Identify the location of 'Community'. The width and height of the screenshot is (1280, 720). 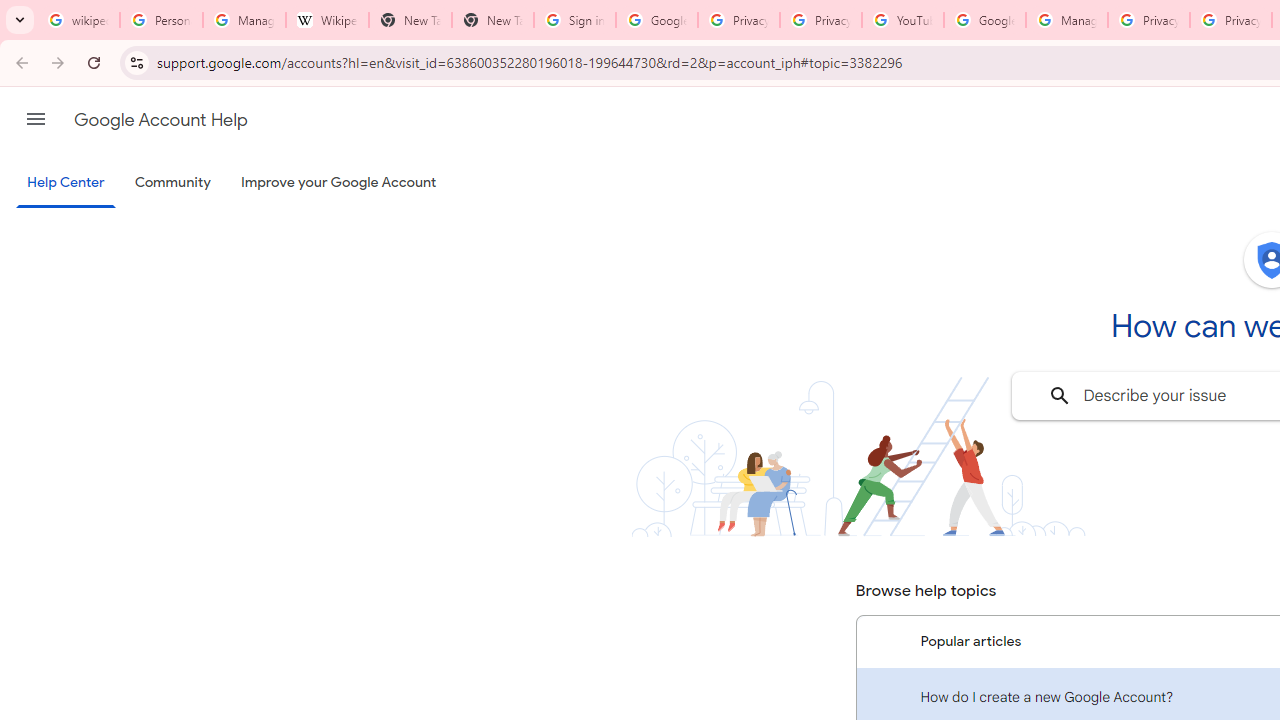
(172, 183).